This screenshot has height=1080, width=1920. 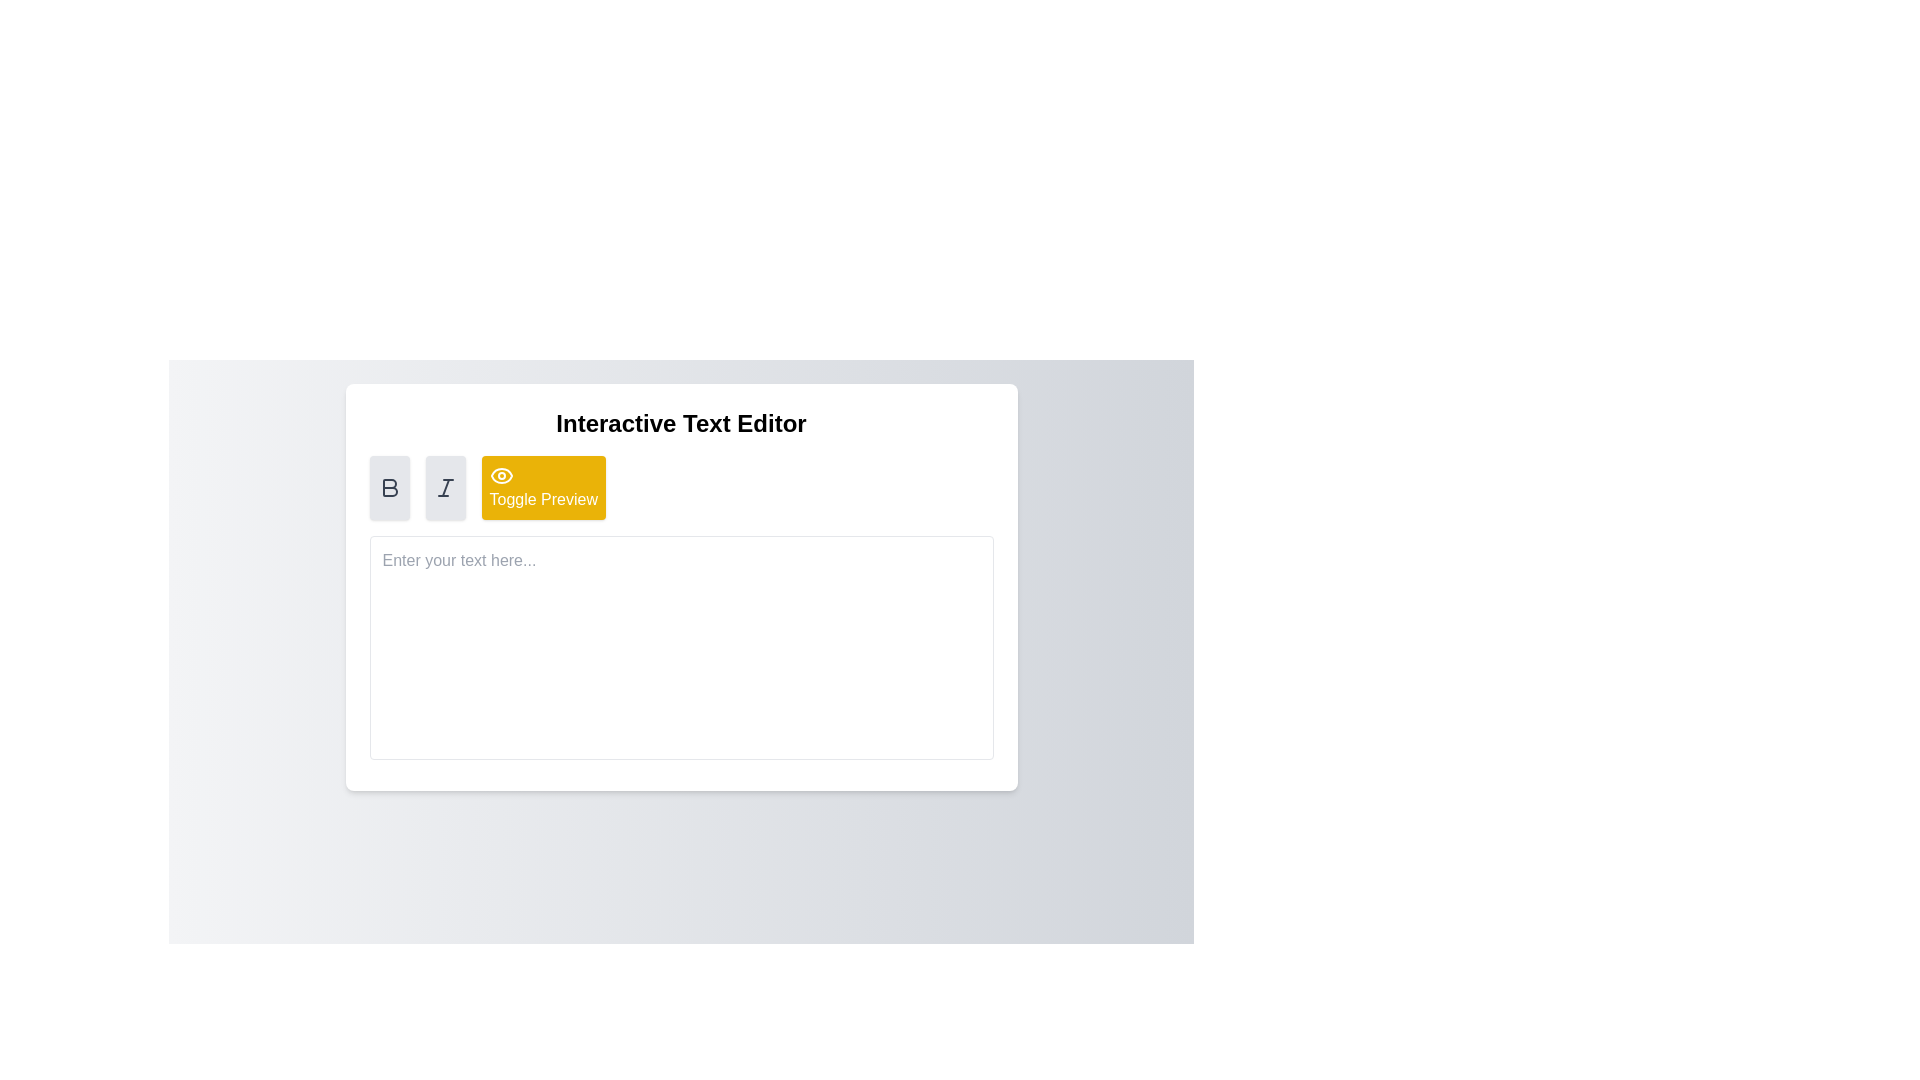 What do you see at coordinates (444, 488) in the screenshot?
I see `the italic text styling icon, represented by a slanted capital 'I'` at bounding box center [444, 488].